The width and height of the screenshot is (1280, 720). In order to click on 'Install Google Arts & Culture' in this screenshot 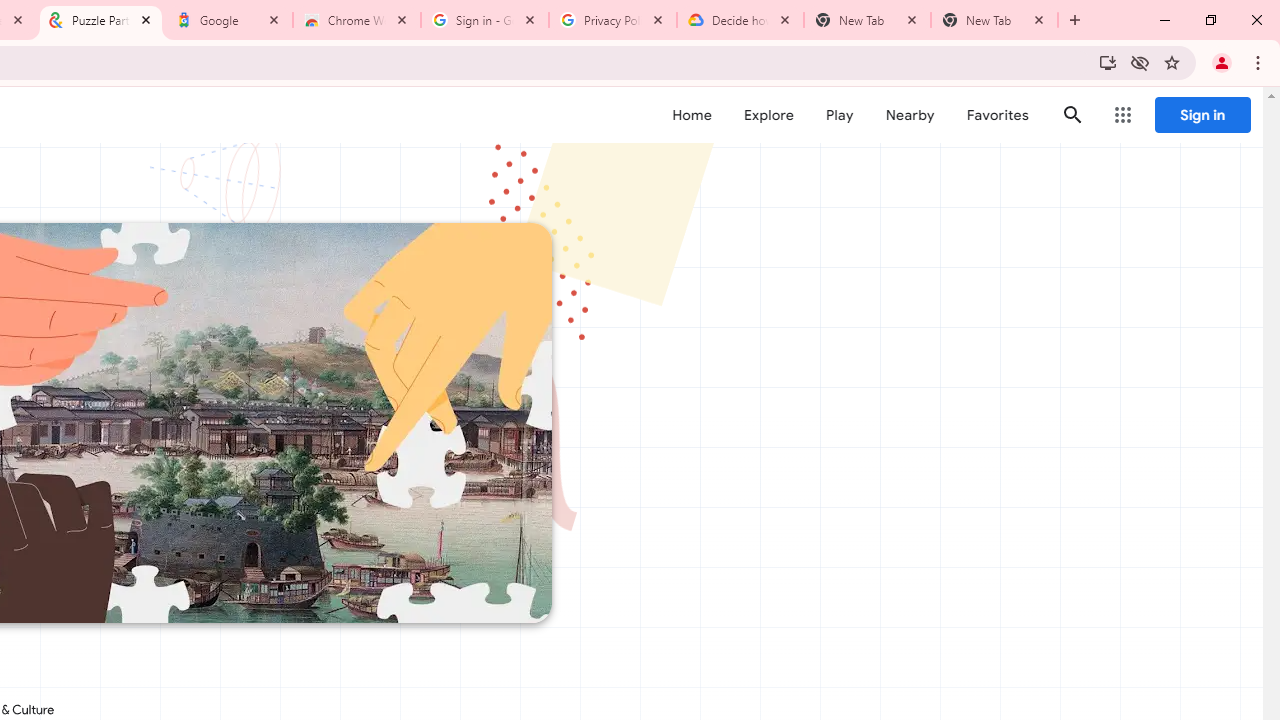, I will do `click(1106, 61)`.